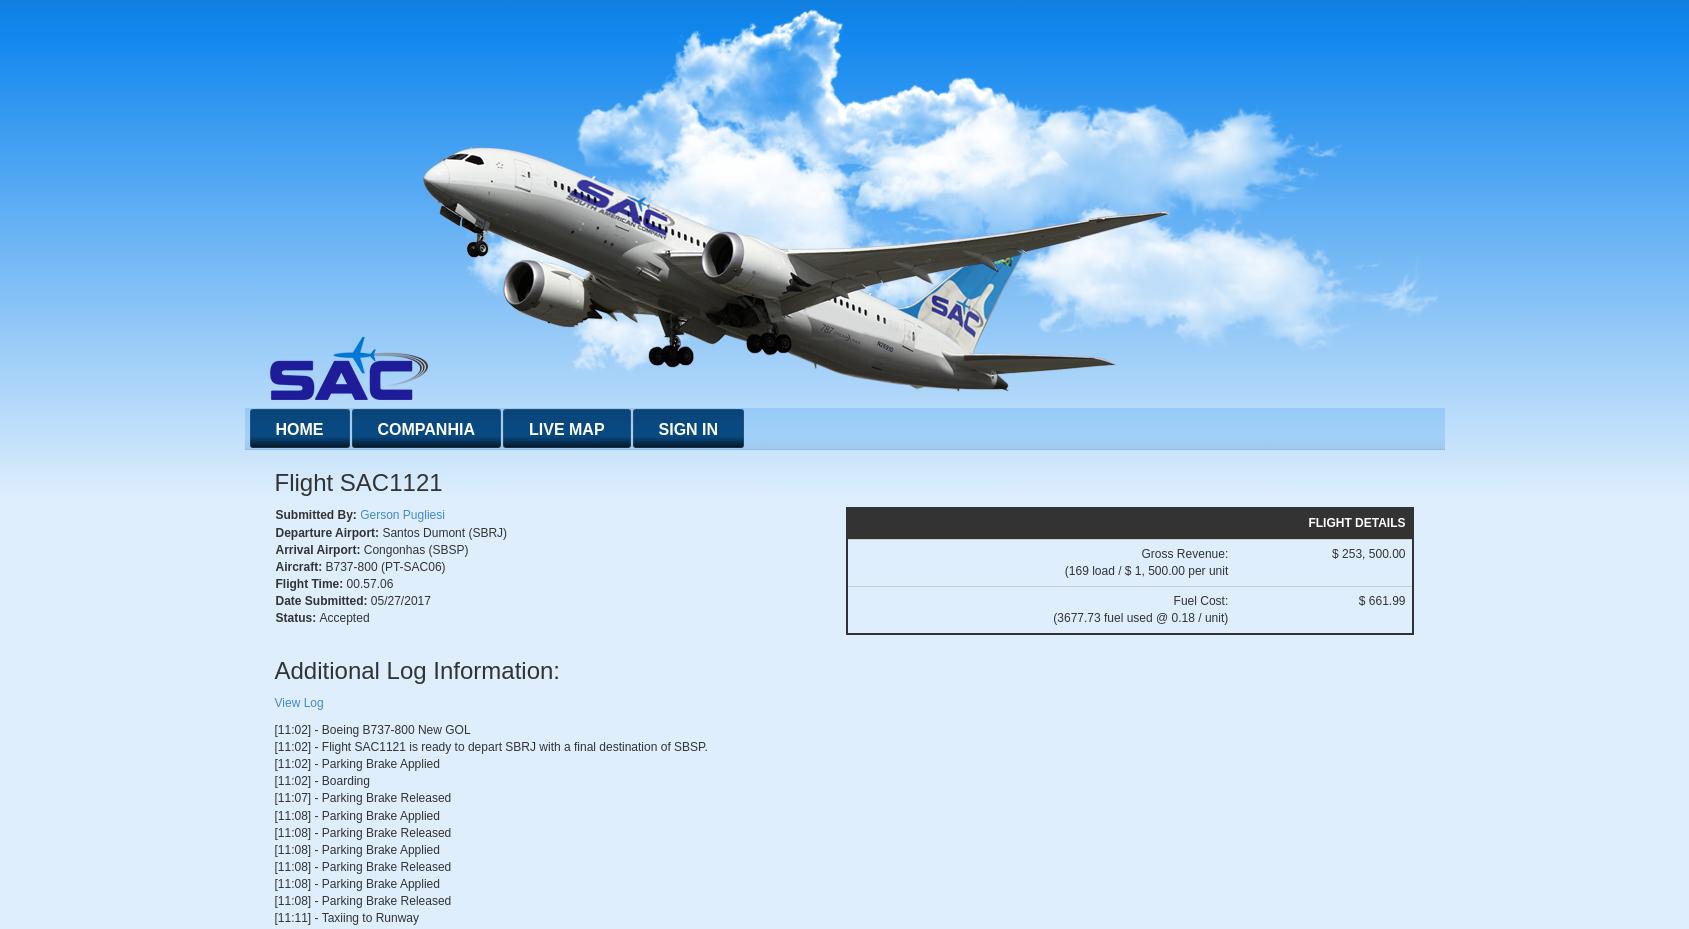  Describe the element at coordinates (272, 780) in the screenshot. I see `'[11:02] - Boarding'` at that location.